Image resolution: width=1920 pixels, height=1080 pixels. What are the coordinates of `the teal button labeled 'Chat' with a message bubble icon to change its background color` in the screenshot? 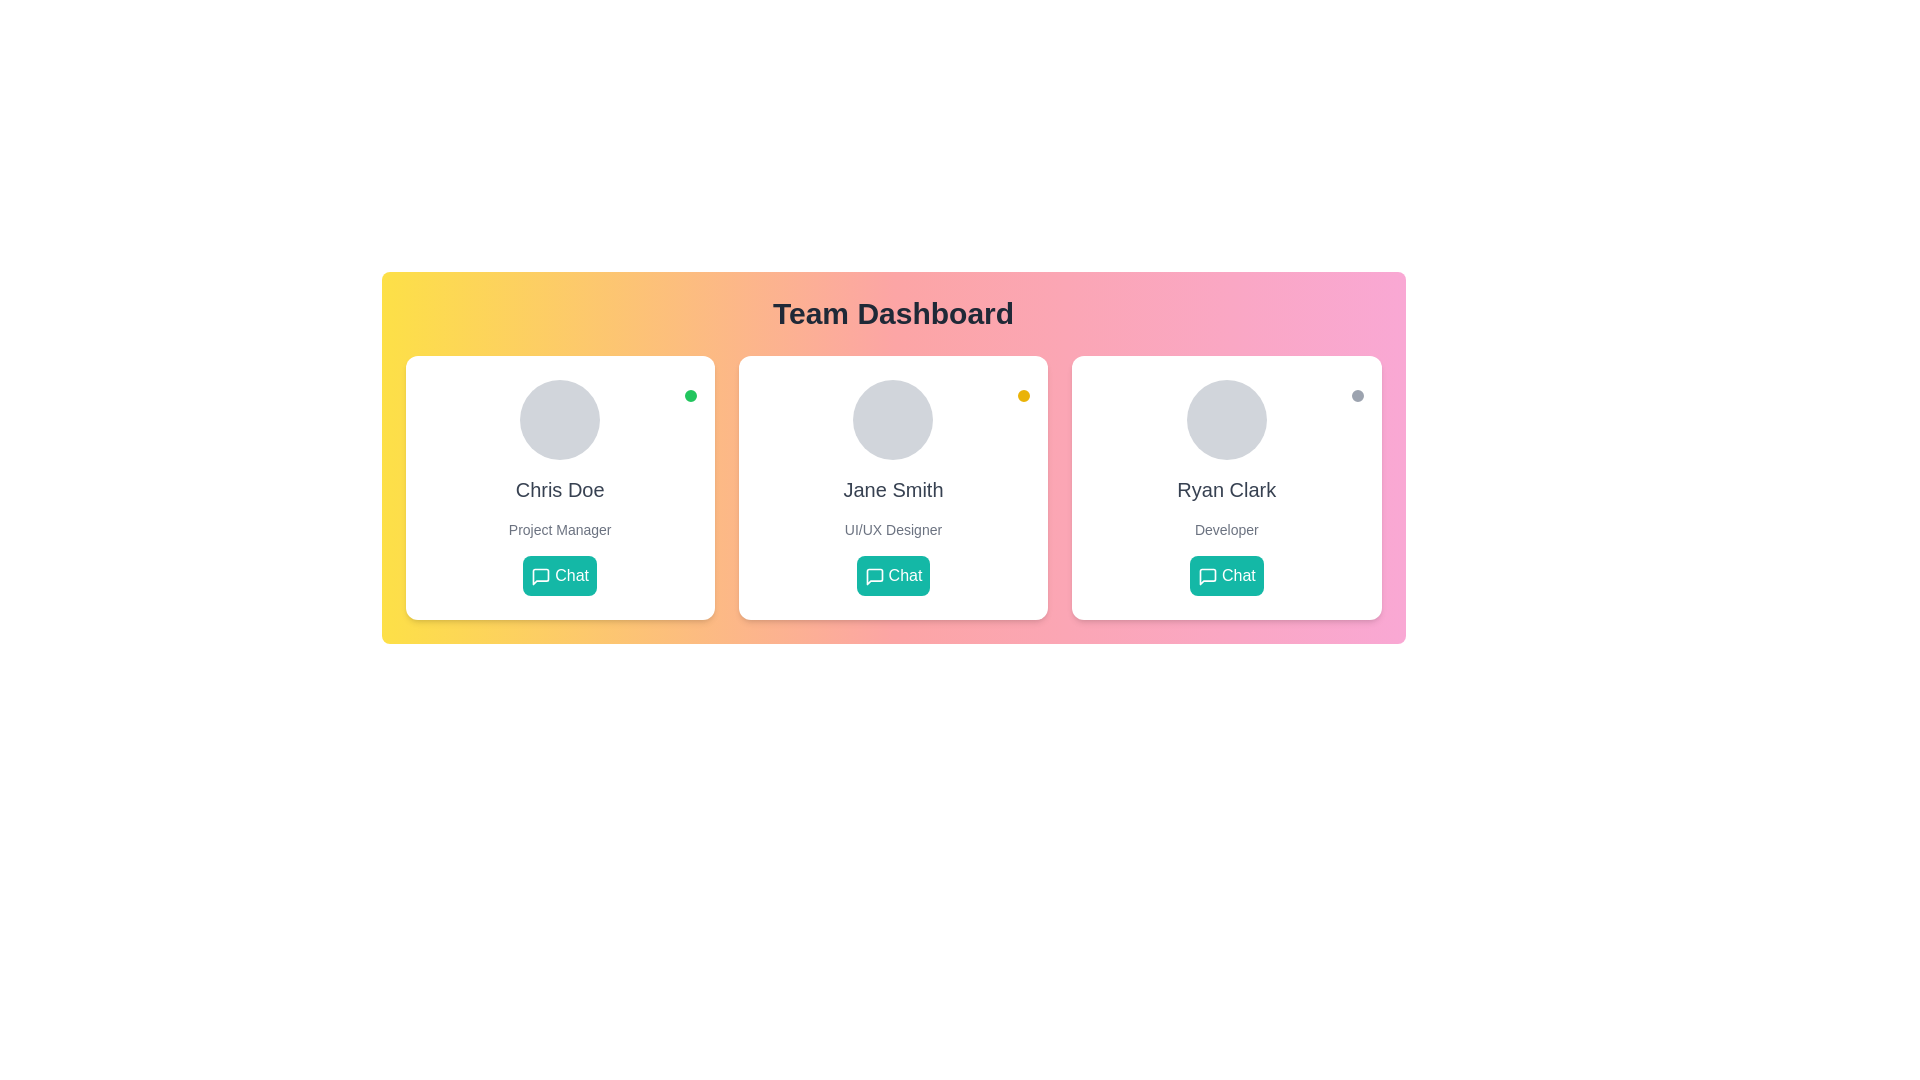 It's located at (1225, 575).